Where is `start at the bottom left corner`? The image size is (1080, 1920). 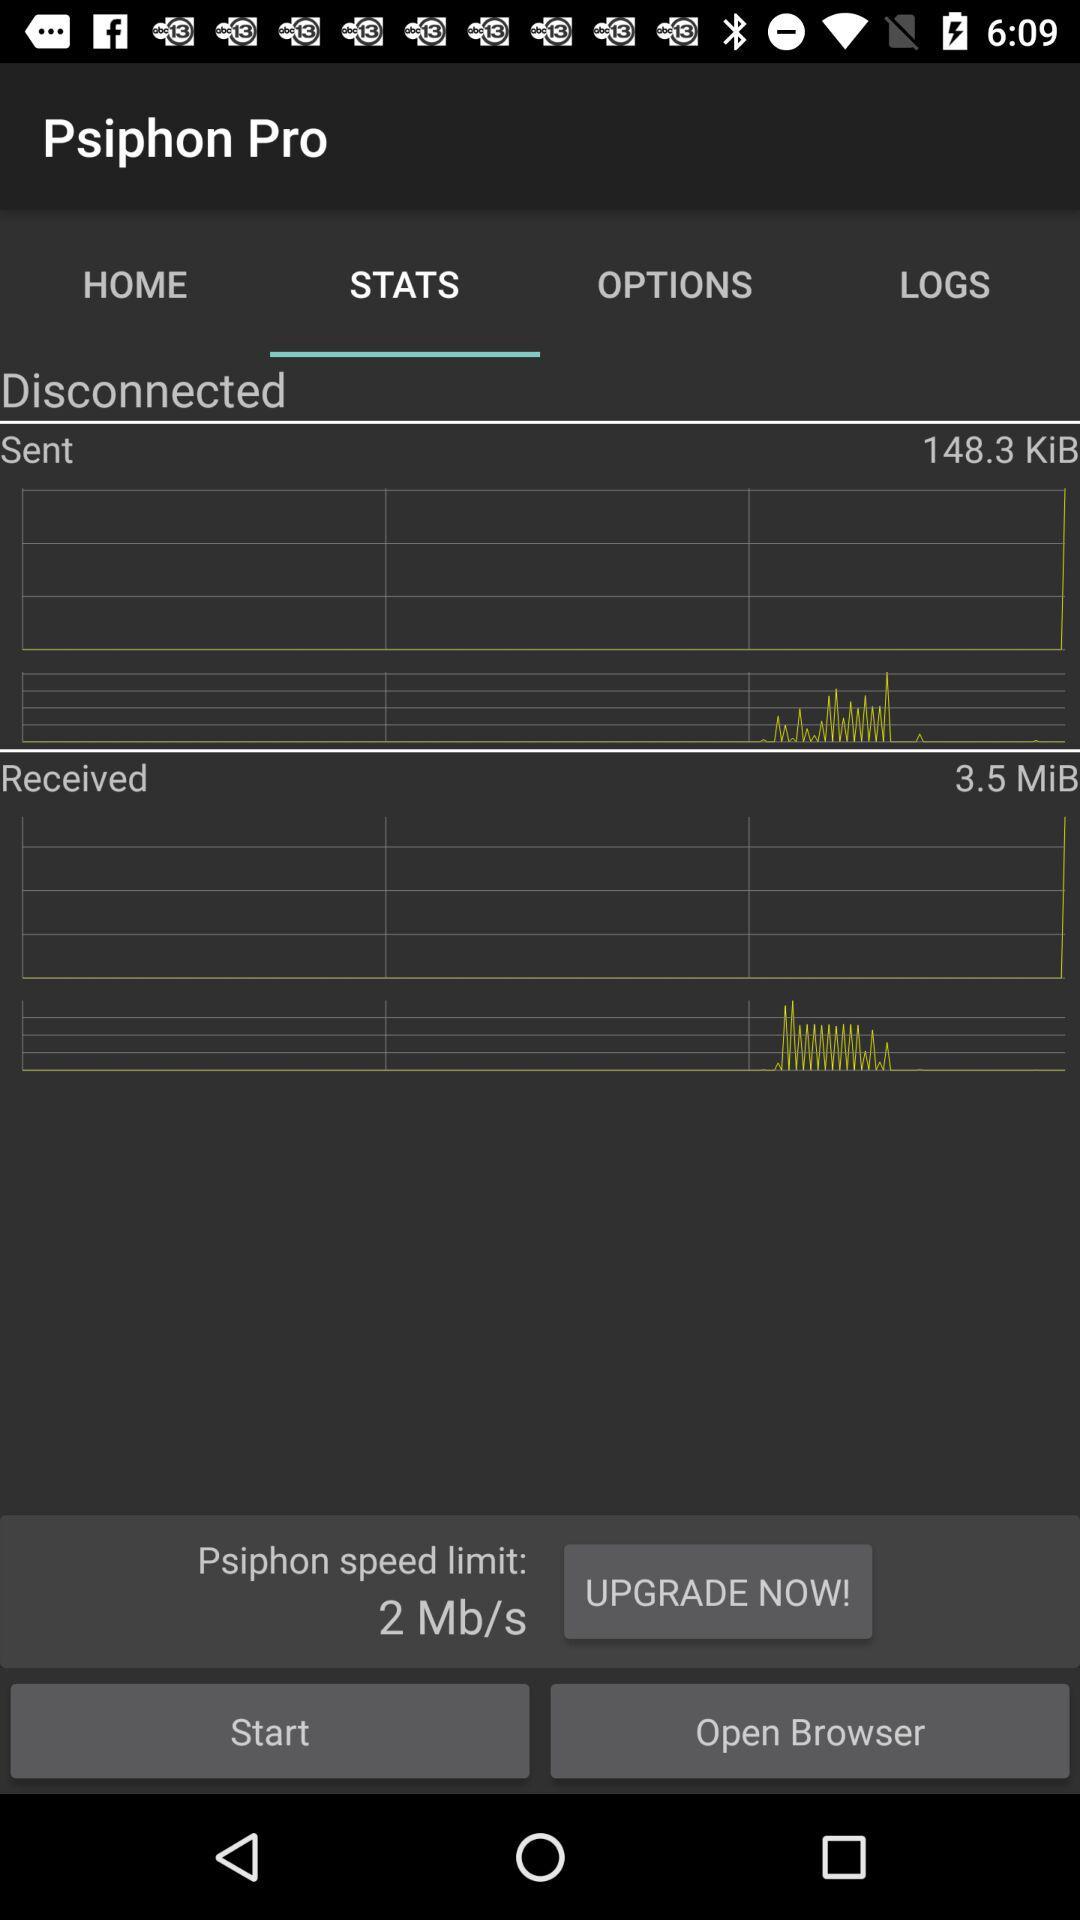
start at the bottom left corner is located at coordinates (270, 1730).